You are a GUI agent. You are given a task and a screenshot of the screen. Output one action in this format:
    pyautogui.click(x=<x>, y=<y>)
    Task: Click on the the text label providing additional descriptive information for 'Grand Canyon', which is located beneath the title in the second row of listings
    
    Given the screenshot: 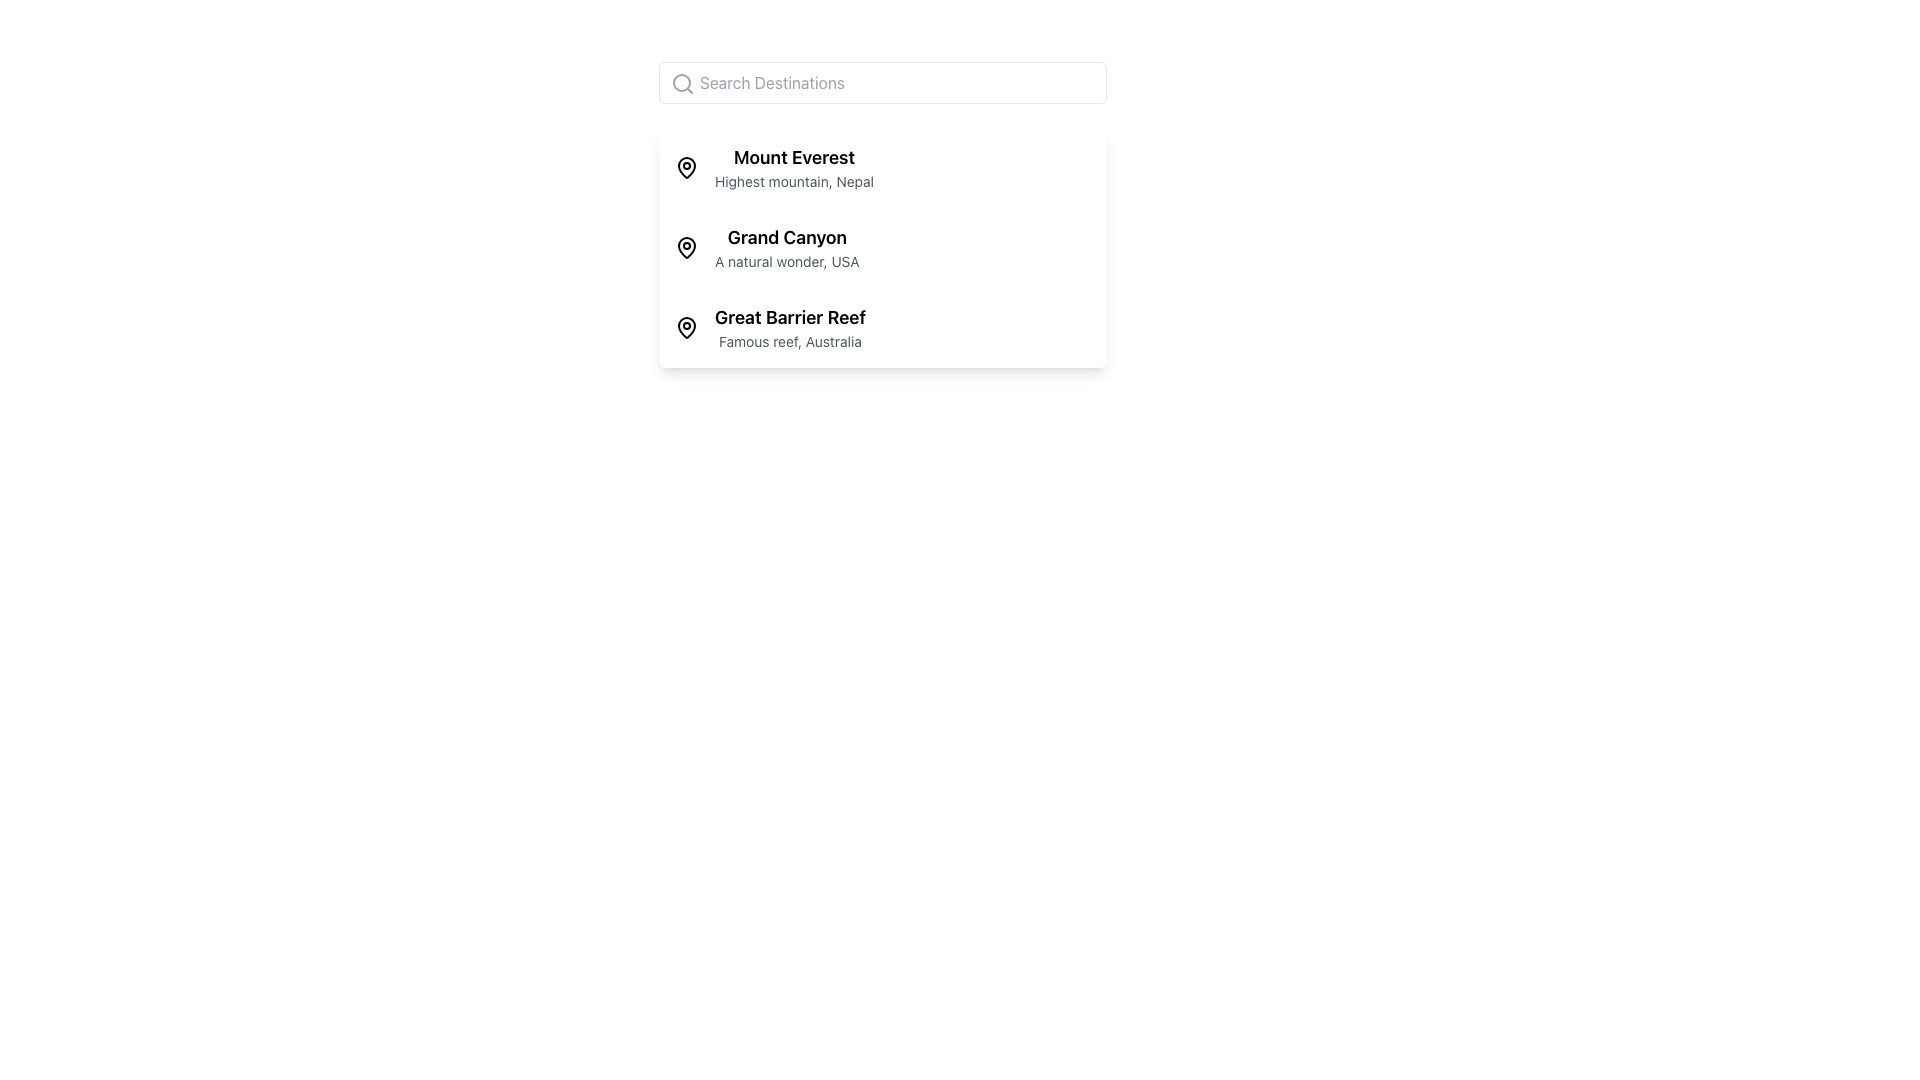 What is the action you would take?
    pyautogui.click(x=786, y=261)
    